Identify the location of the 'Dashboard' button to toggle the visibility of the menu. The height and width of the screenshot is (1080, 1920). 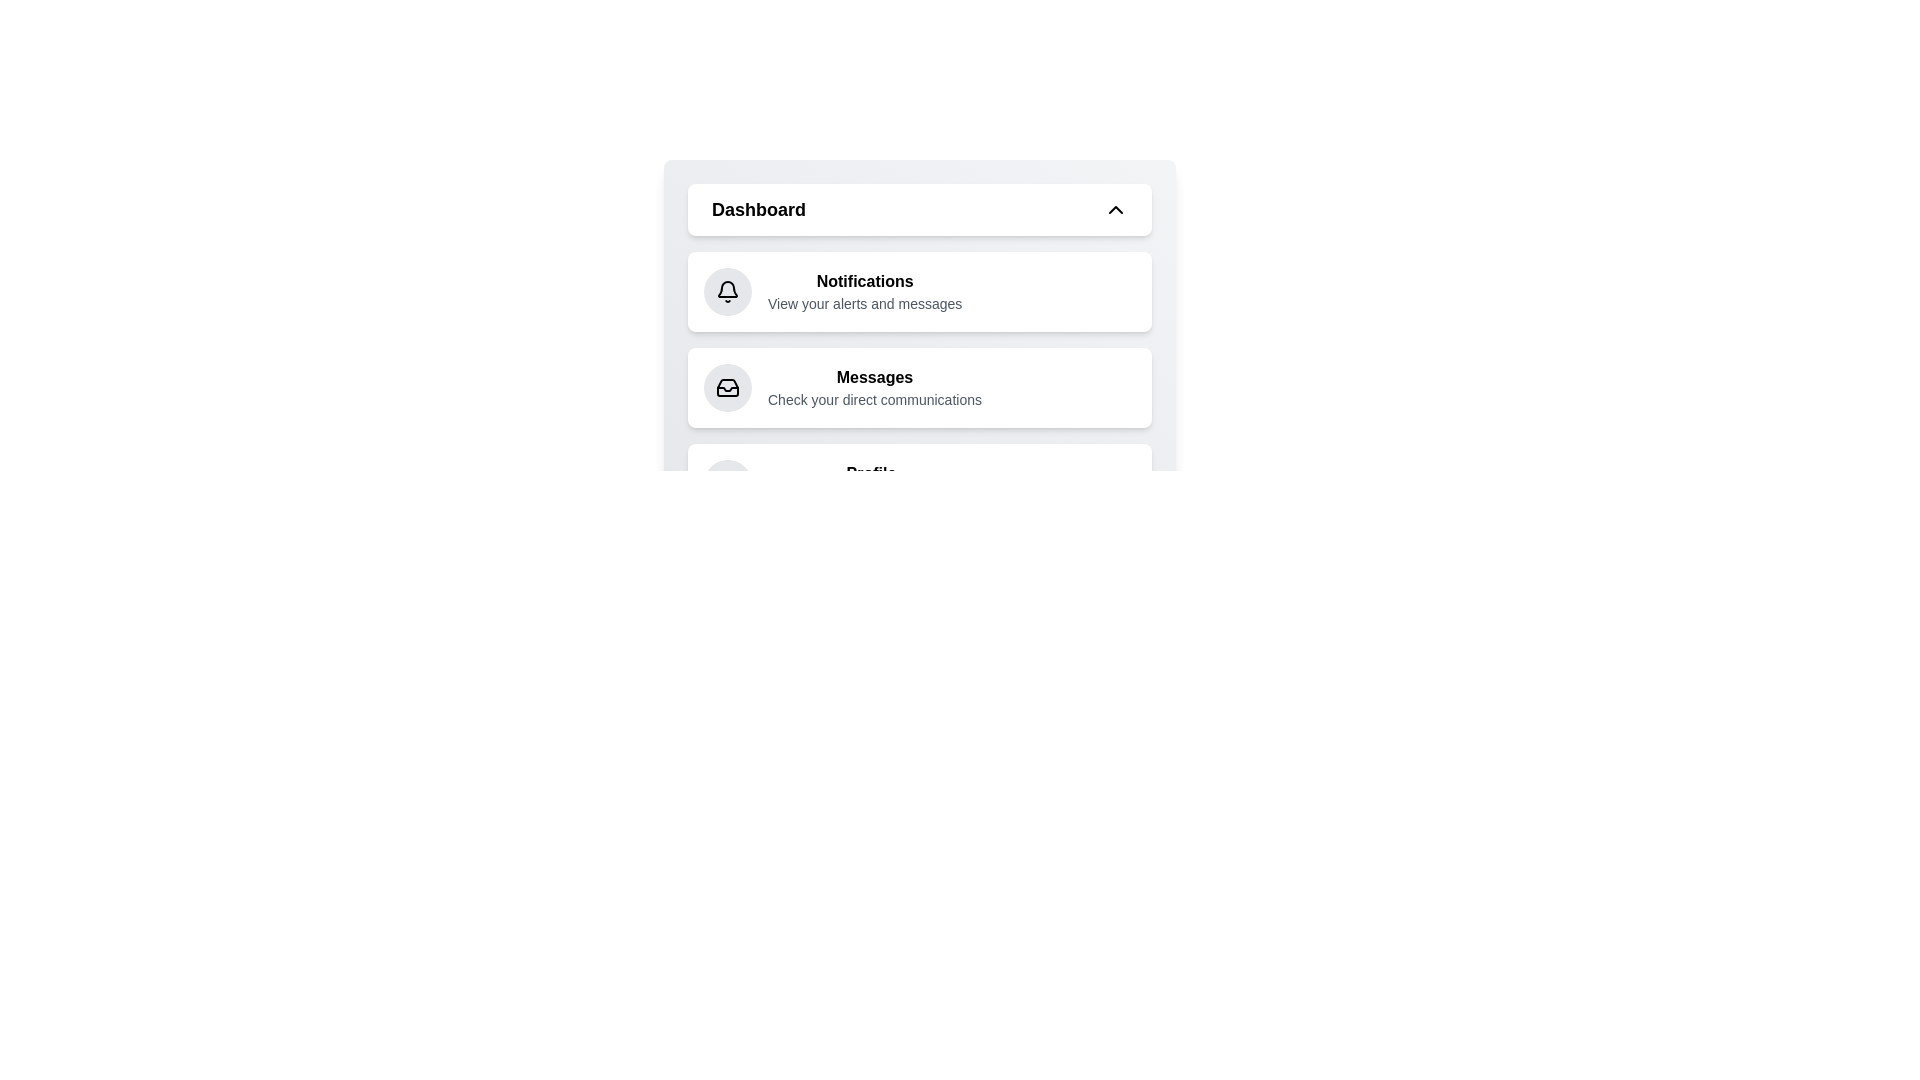
(919, 209).